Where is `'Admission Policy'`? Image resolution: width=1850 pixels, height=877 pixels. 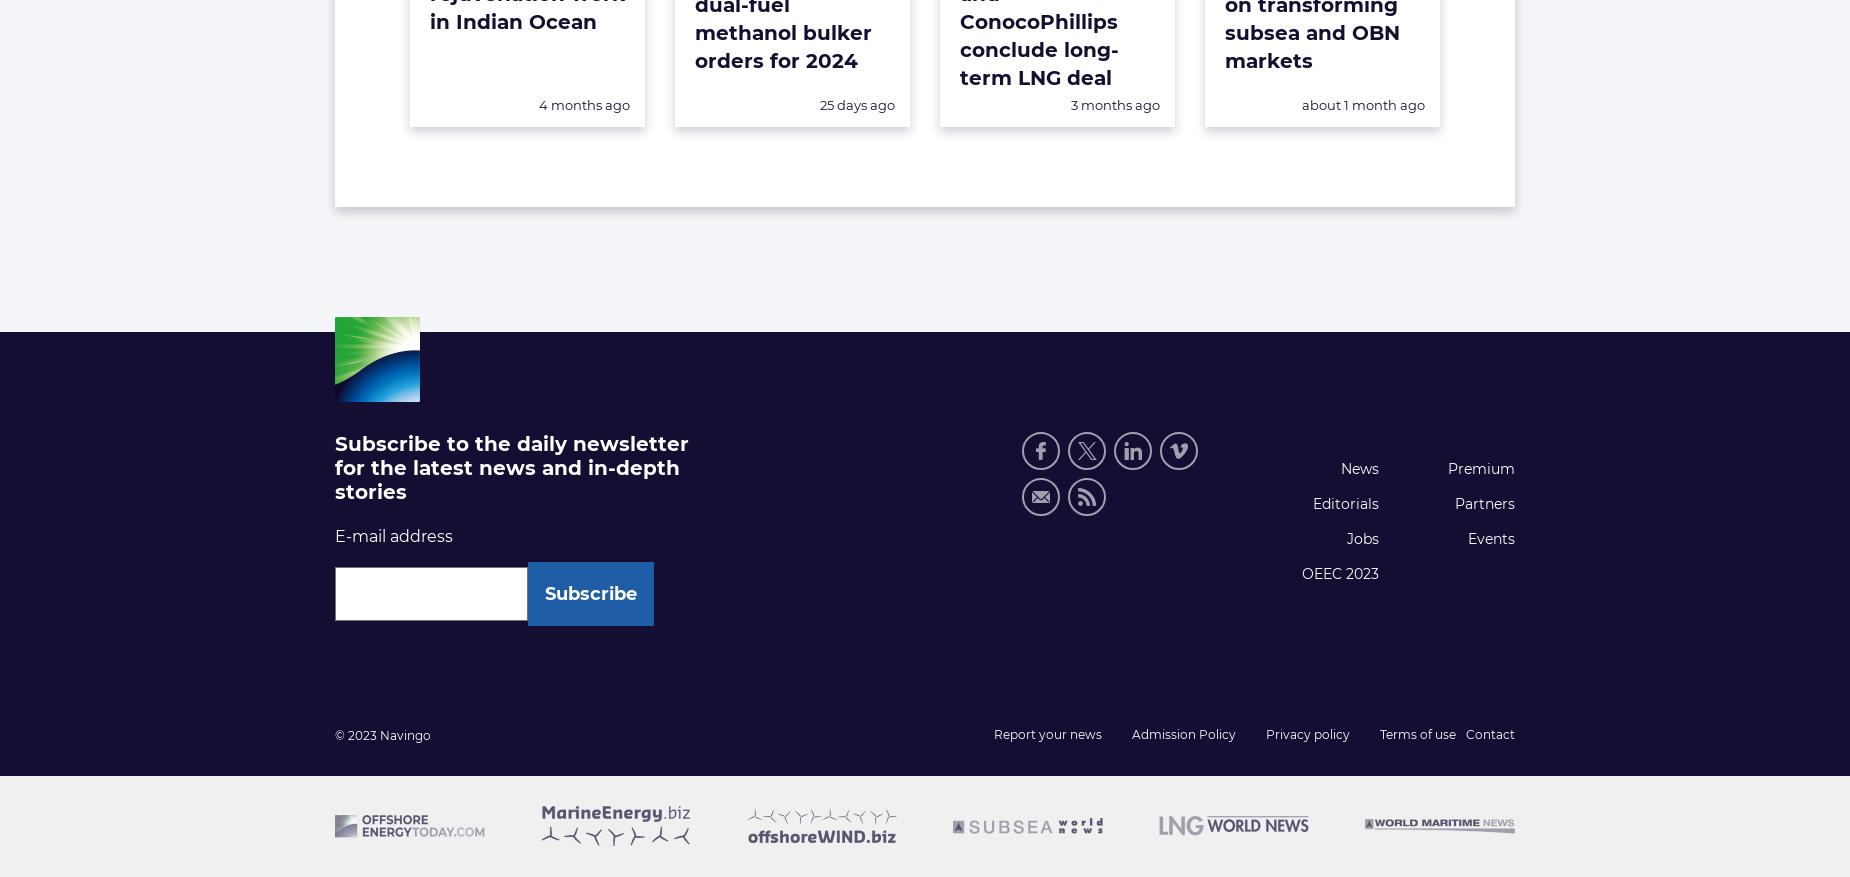 'Admission Policy' is located at coordinates (1183, 733).